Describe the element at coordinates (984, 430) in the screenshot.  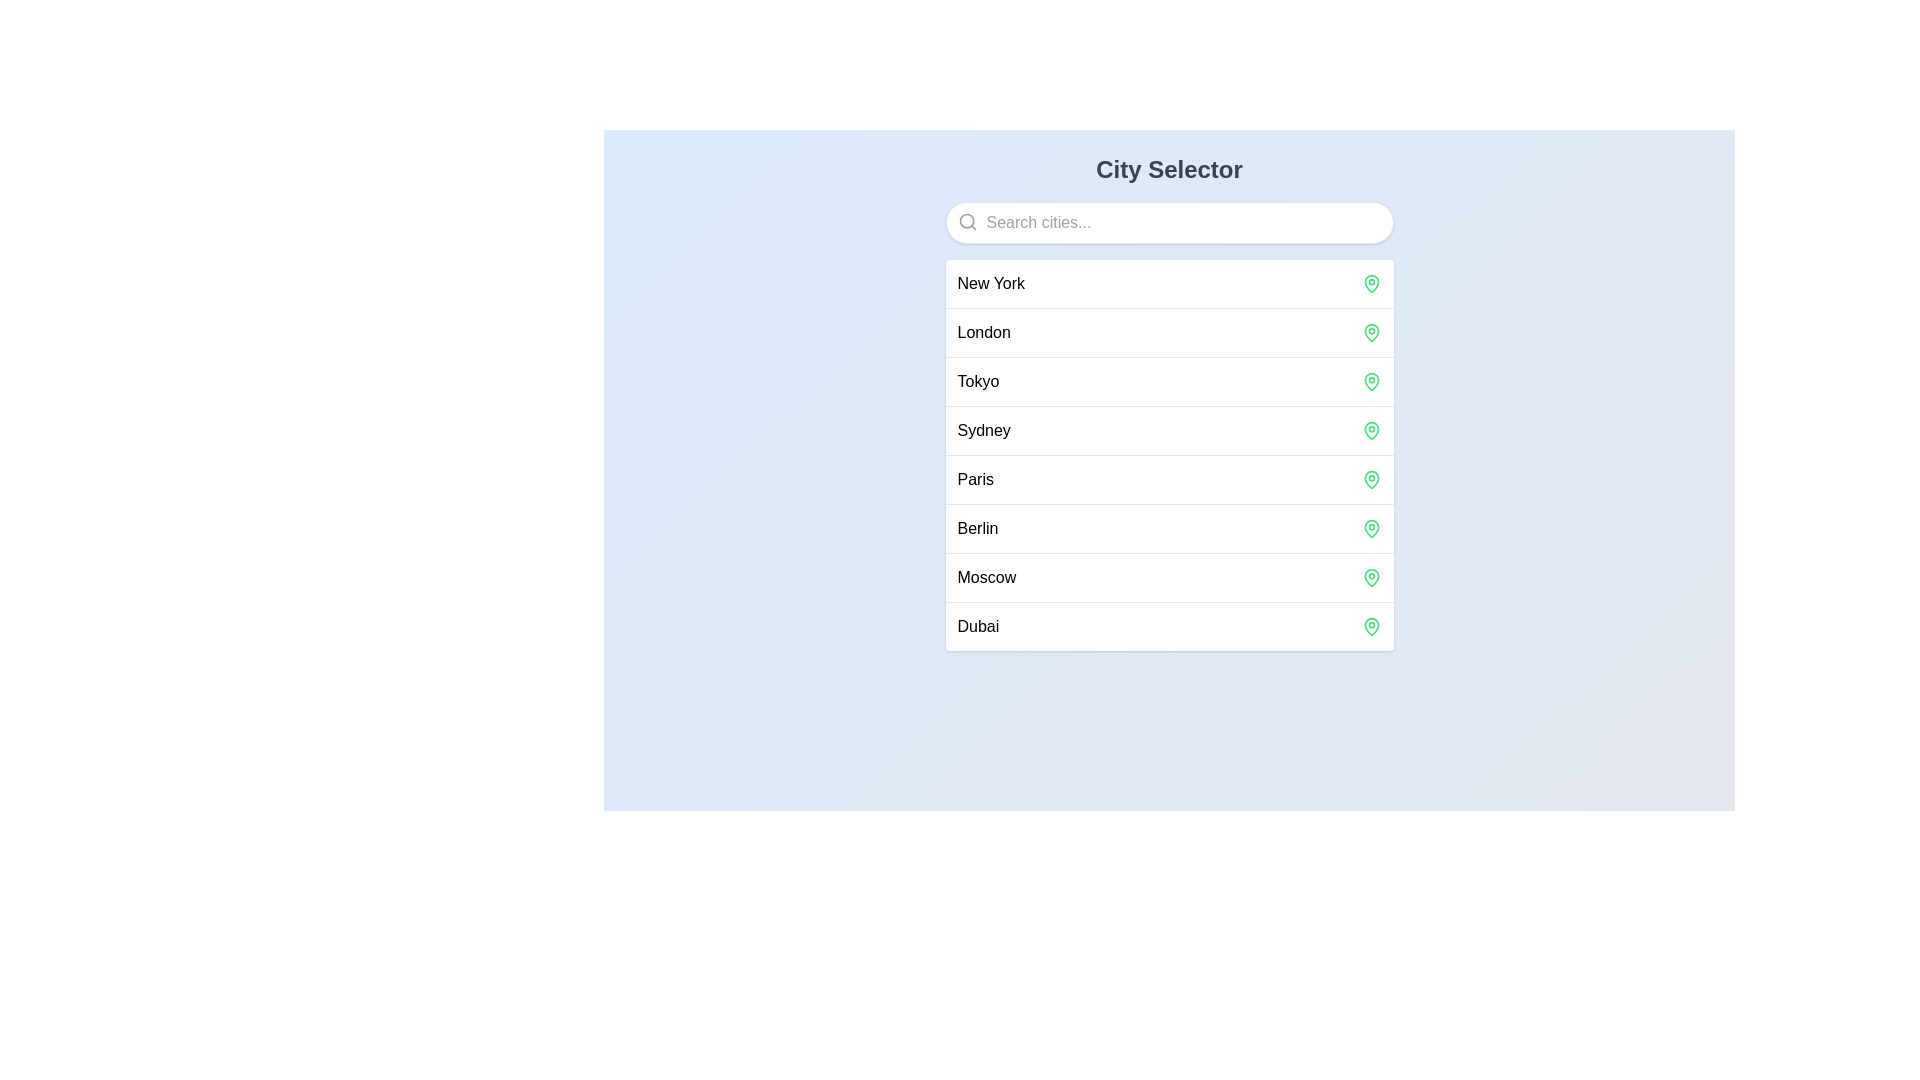
I see `the text label that reads 'Sydney'` at that location.